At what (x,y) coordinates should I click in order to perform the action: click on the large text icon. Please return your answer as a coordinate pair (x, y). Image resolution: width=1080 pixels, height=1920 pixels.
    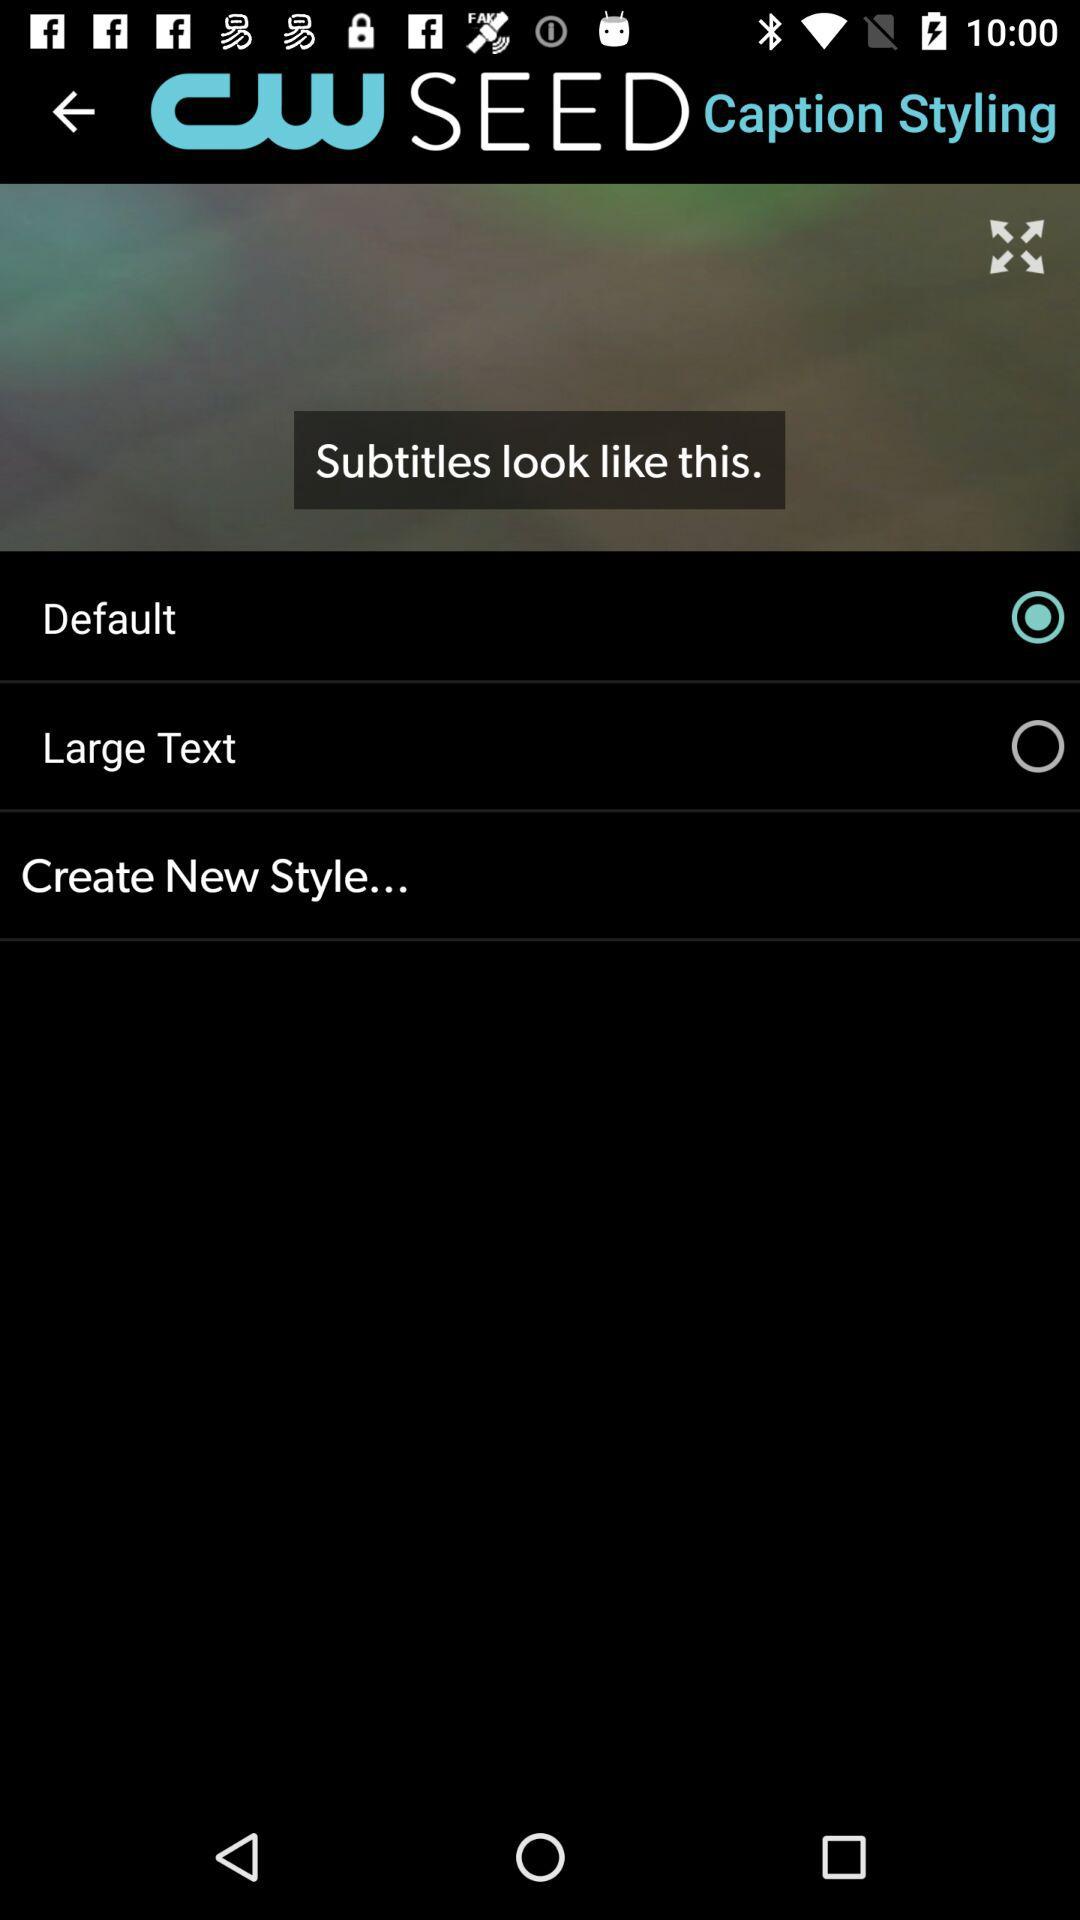
    Looking at the image, I should click on (540, 745).